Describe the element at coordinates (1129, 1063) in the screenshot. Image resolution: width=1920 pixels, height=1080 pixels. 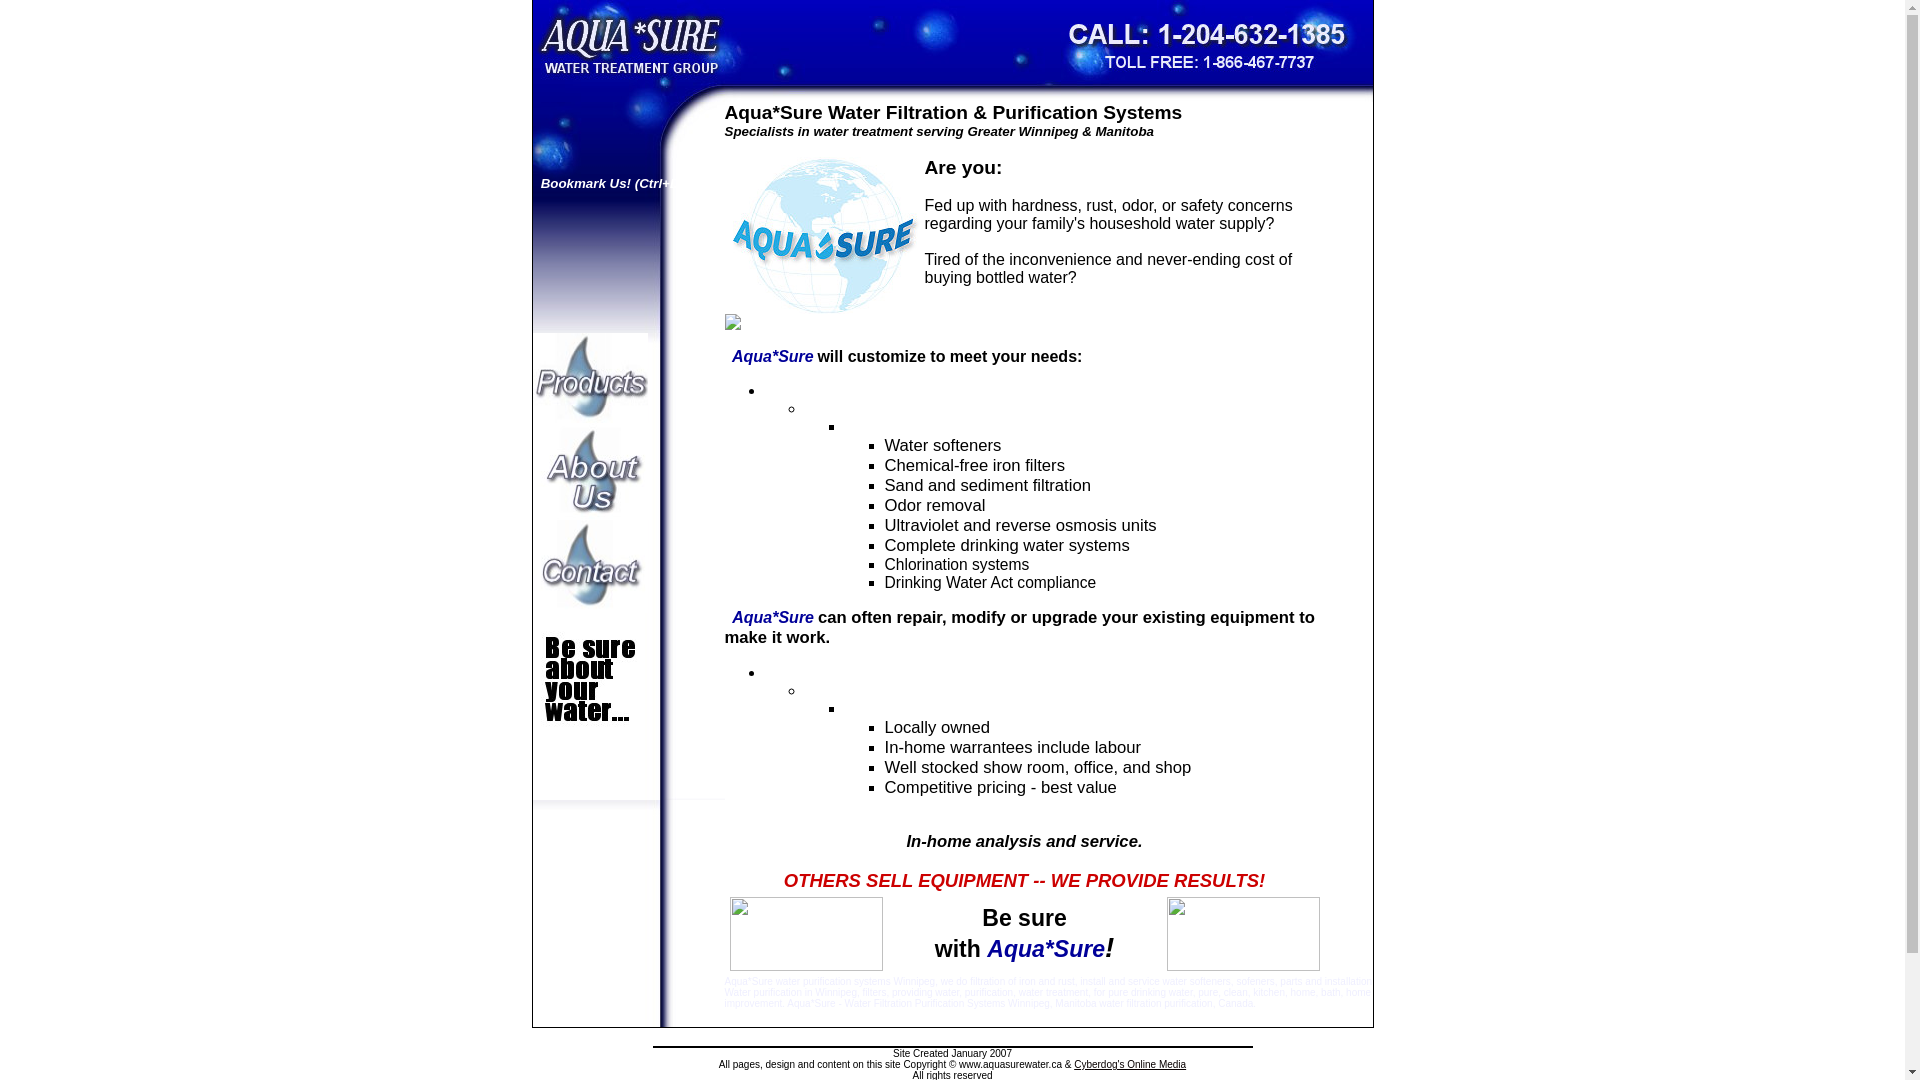
I see `'Cyberdog's Online Media'` at that location.